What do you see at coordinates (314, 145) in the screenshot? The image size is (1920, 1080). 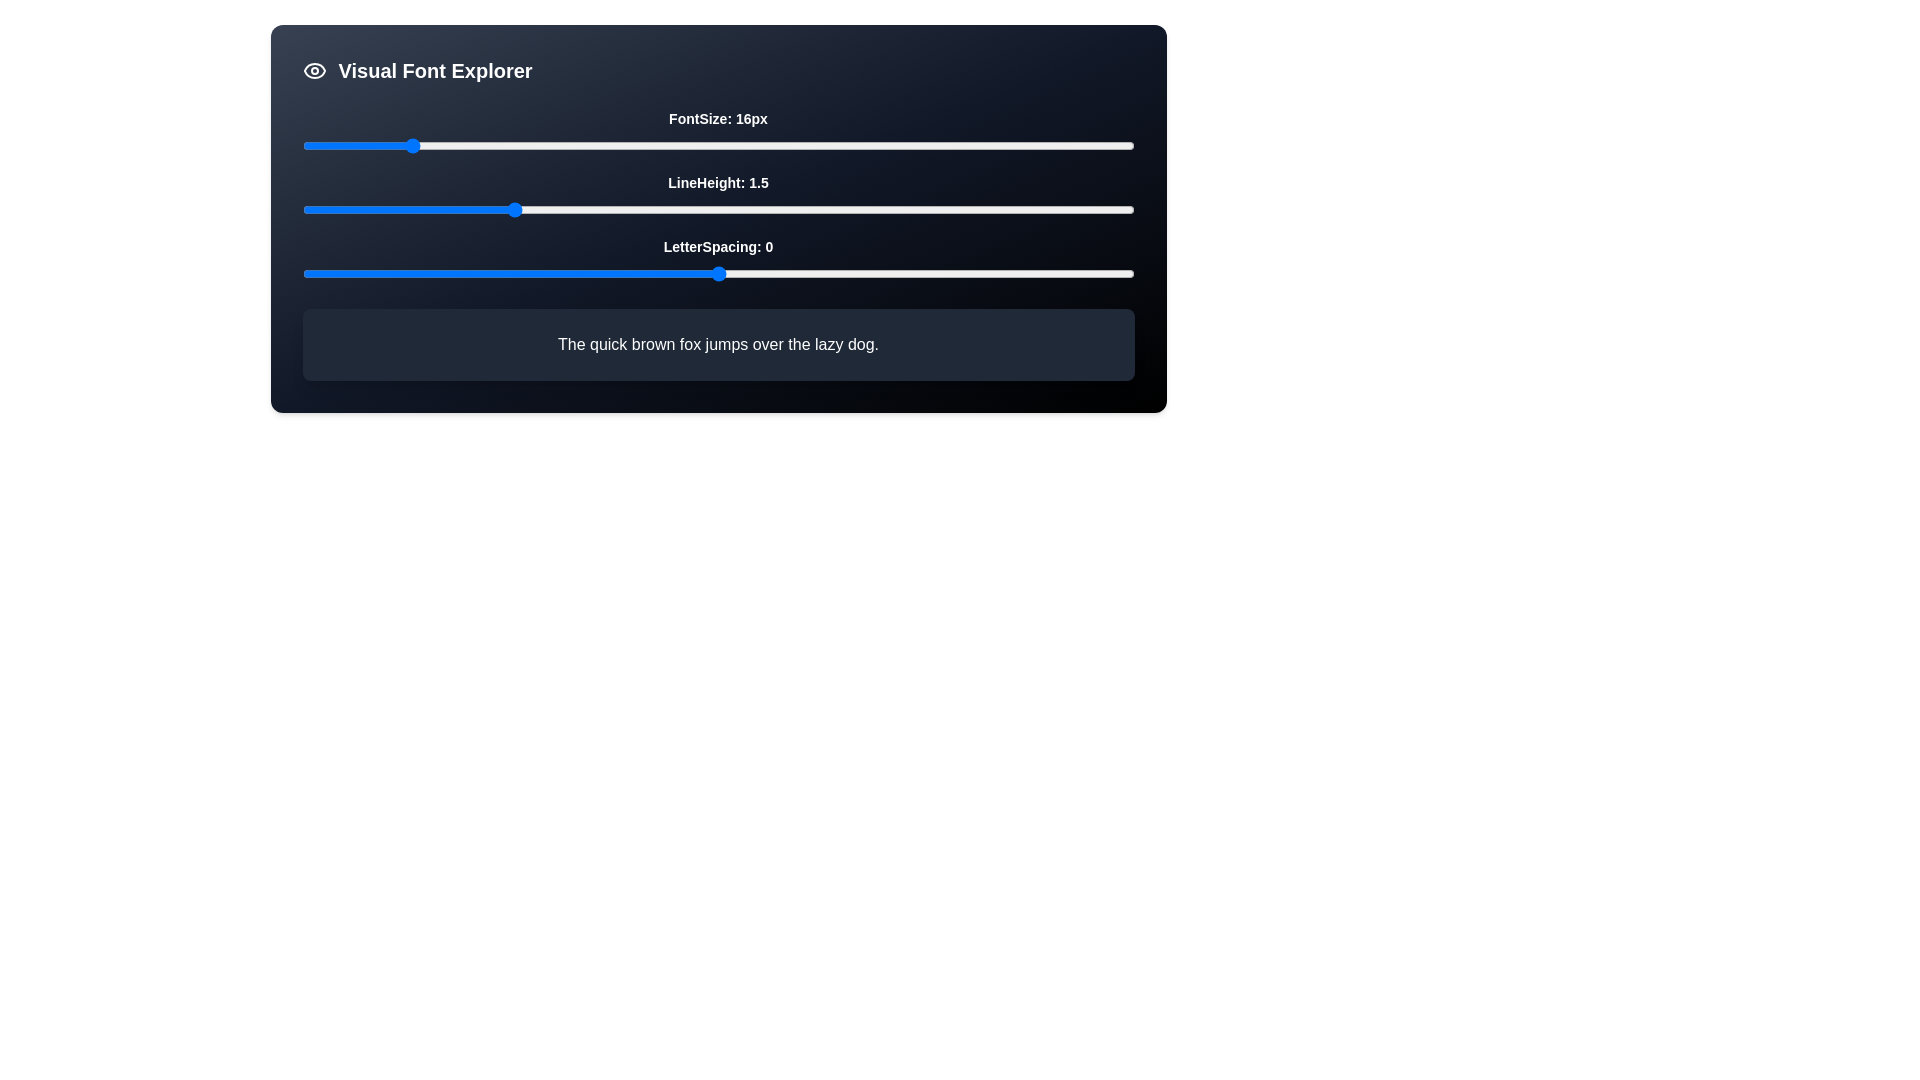 I see `the font size slider to 9 pixels` at bounding box center [314, 145].